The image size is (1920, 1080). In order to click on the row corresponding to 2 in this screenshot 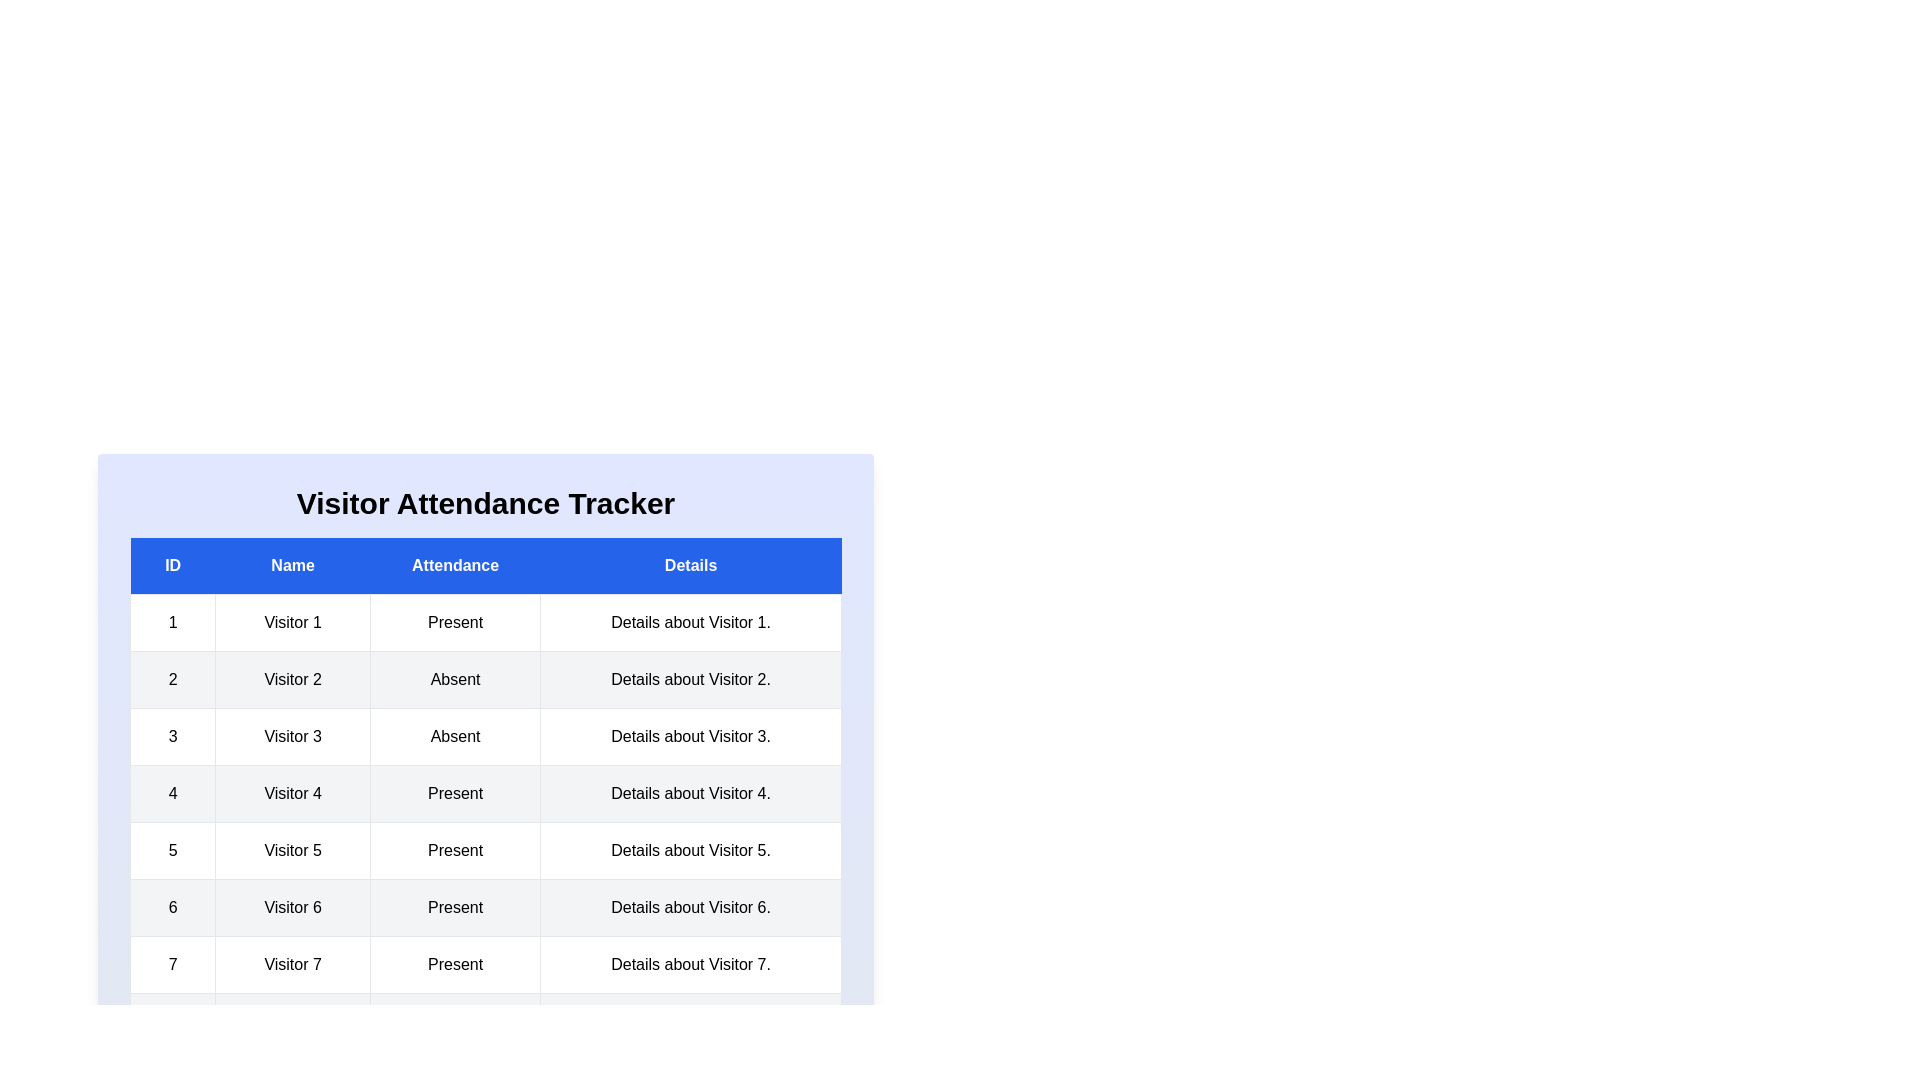, I will do `click(485, 678)`.